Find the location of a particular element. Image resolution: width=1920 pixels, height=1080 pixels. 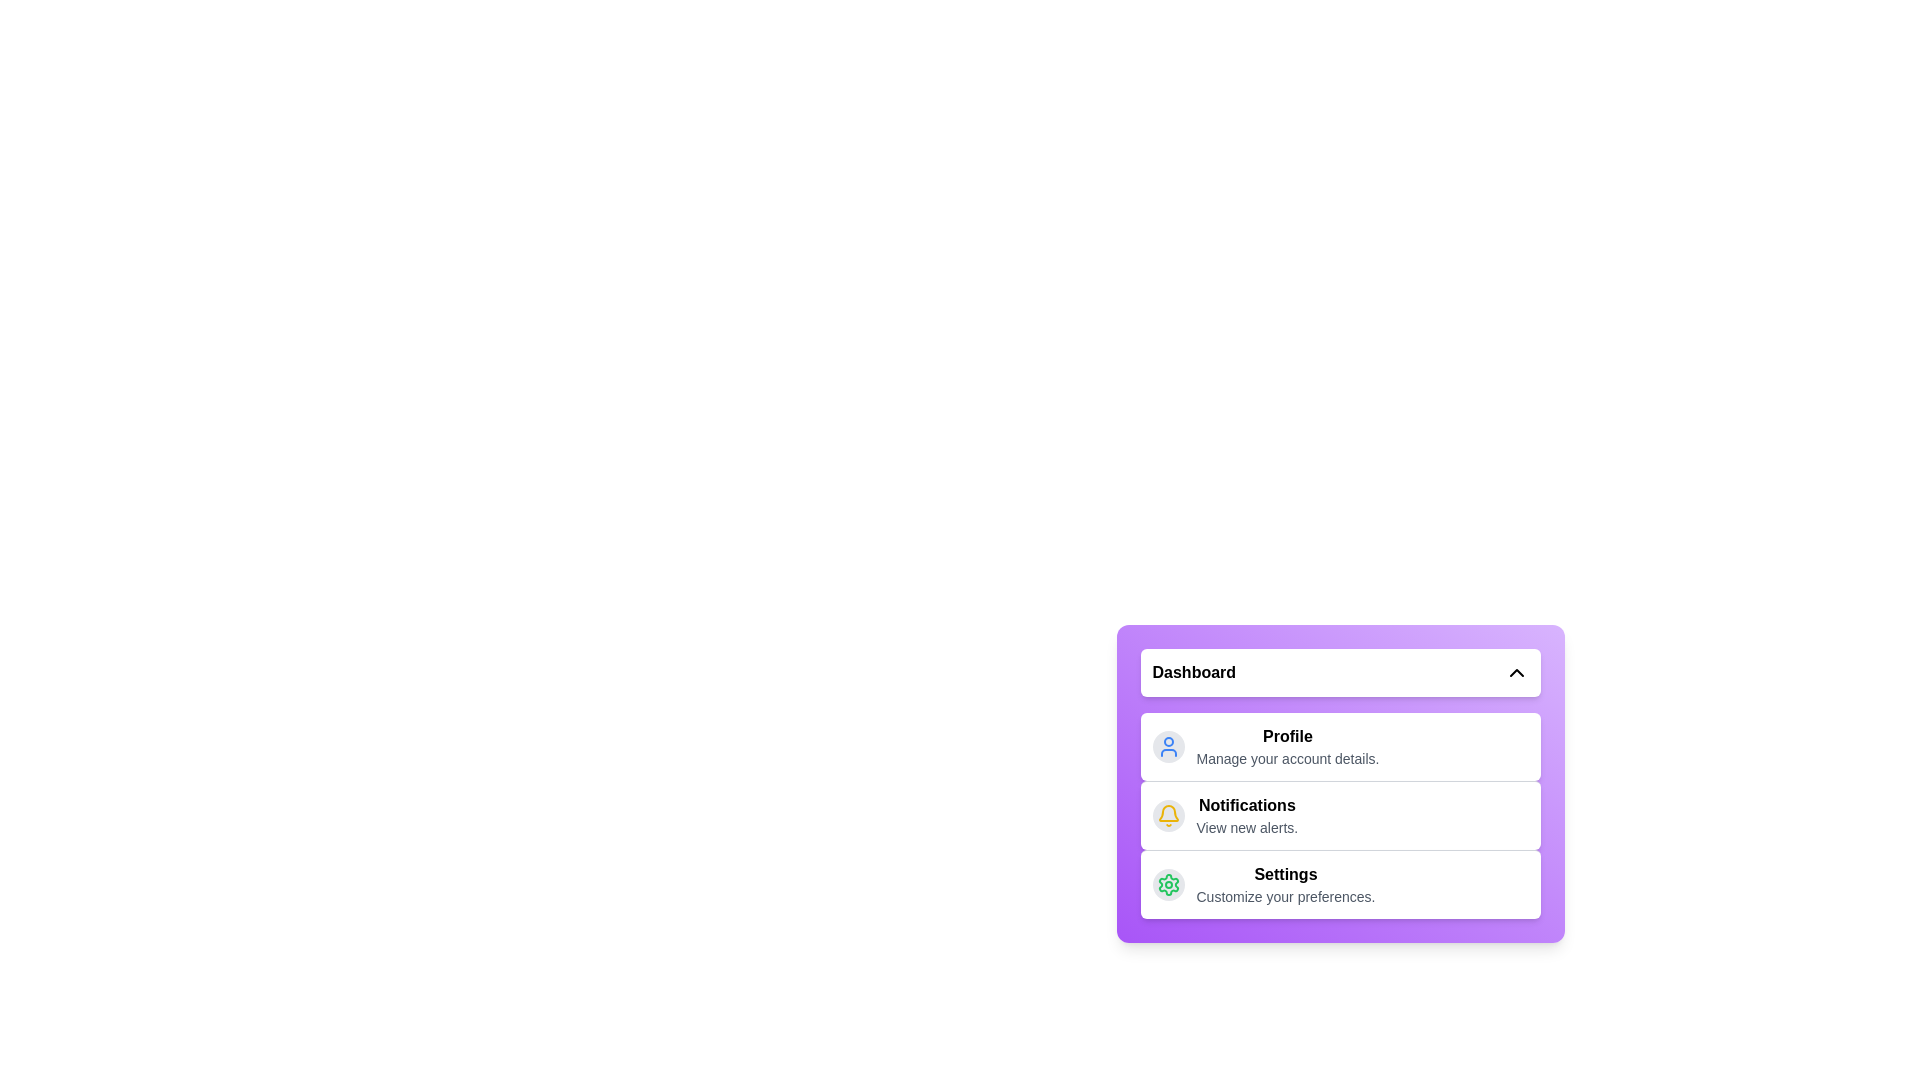

the menu item Profile to view its hover effect is located at coordinates (1340, 747).